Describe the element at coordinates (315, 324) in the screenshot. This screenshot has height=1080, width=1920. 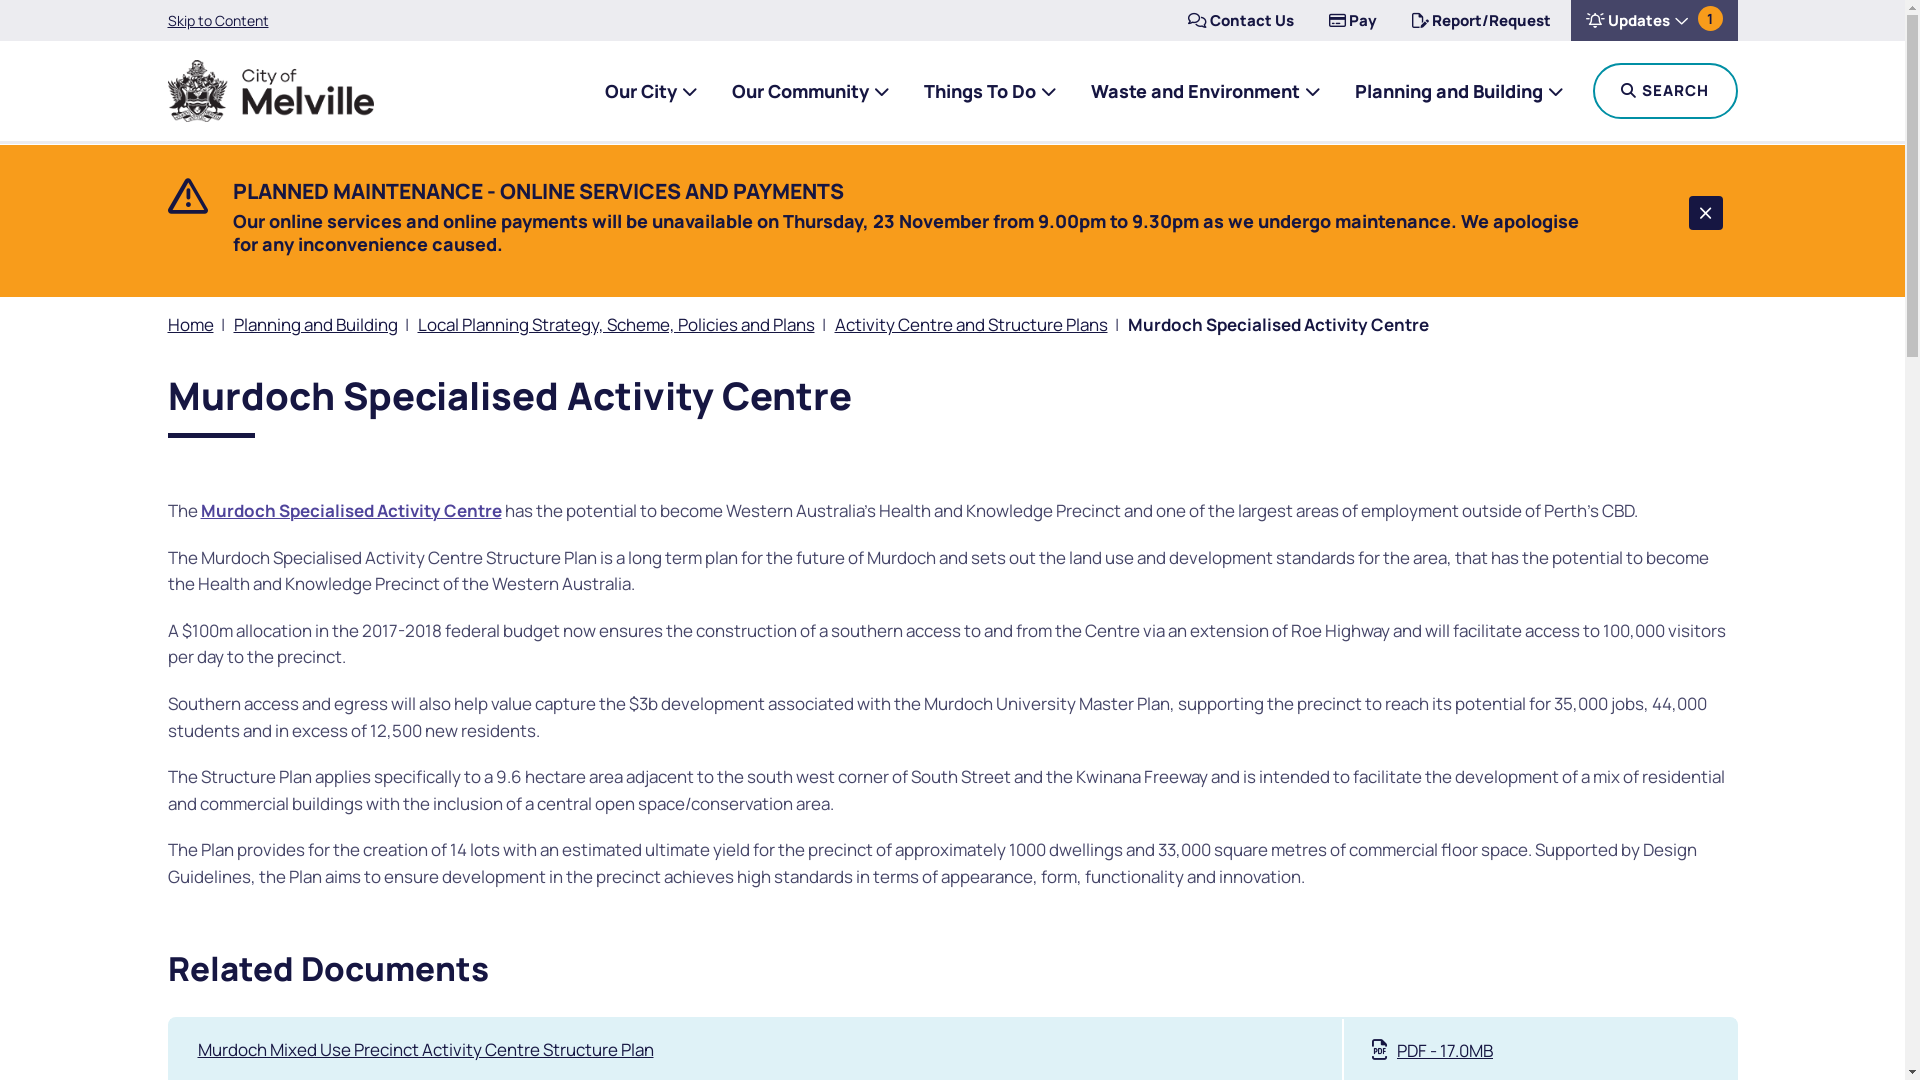
I see `'Planning and Building'` at that location.